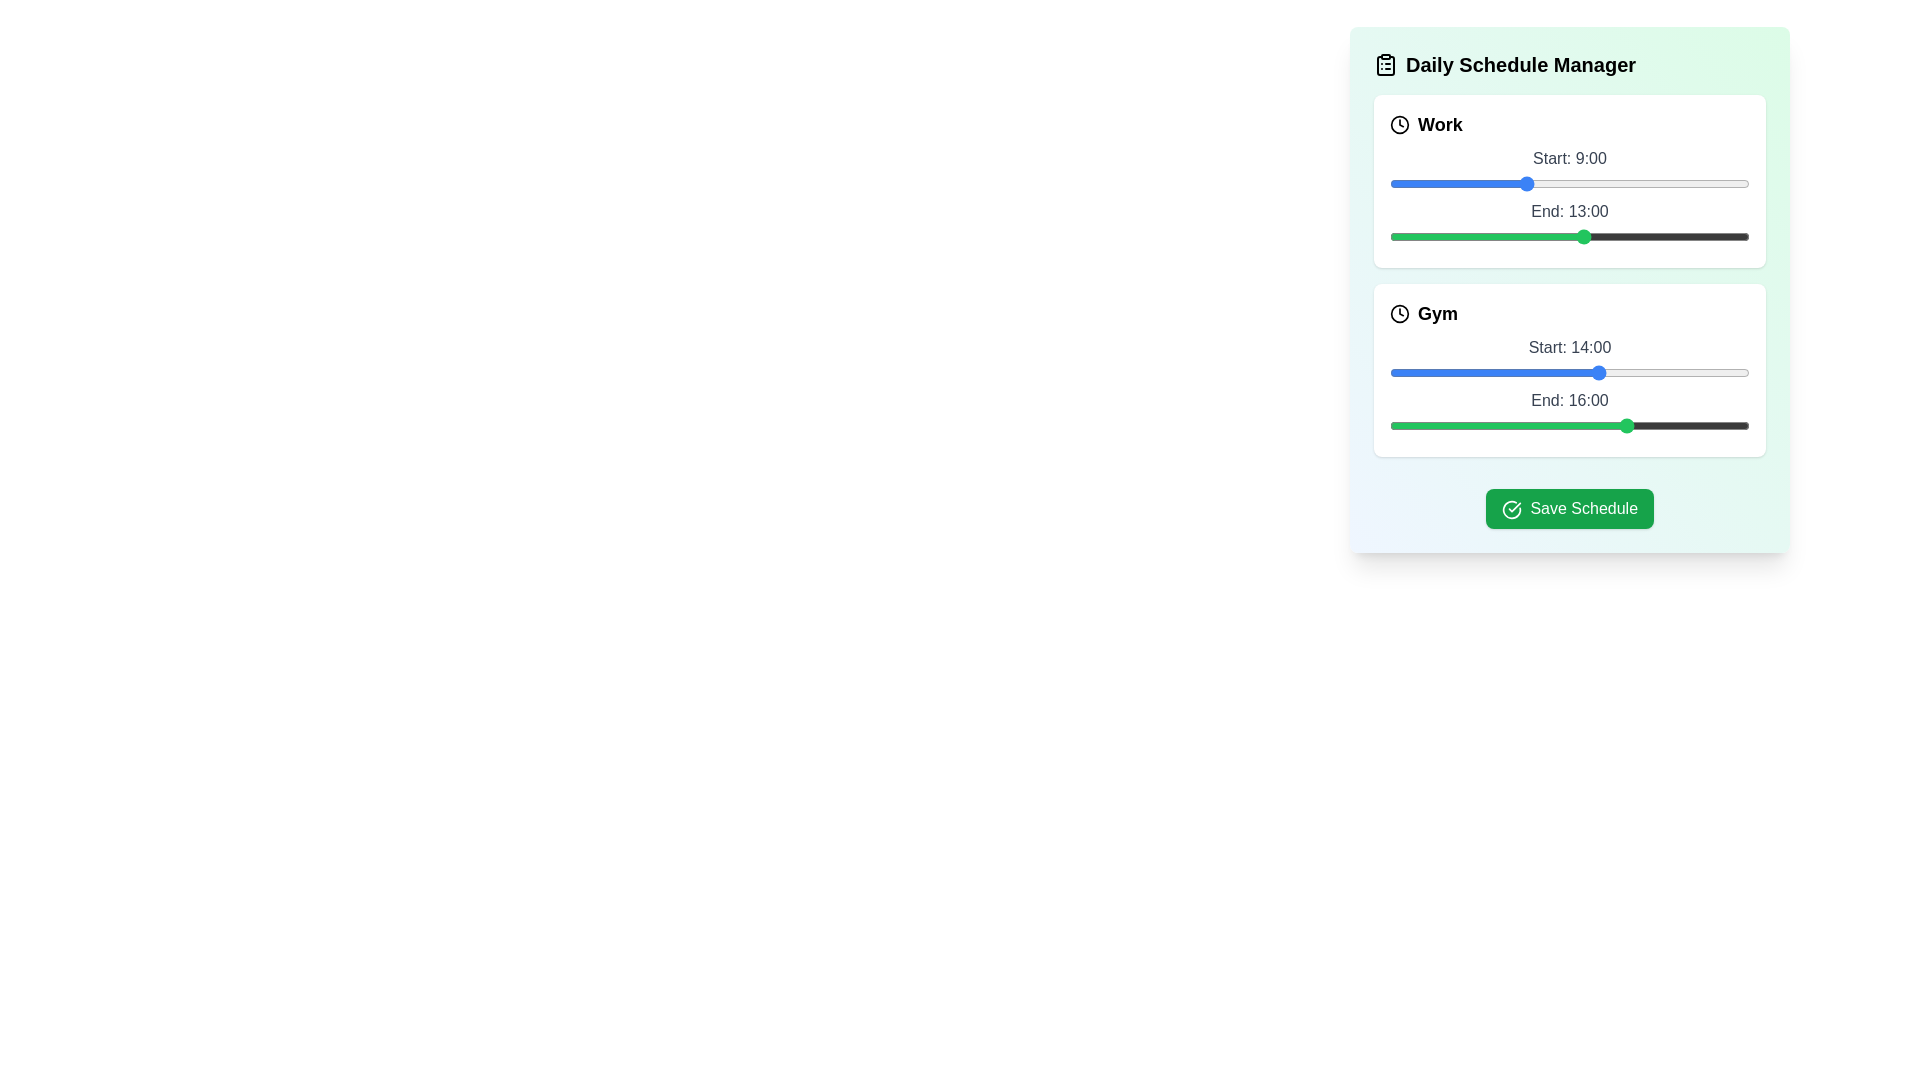  What do you see at coordinates (1645, 184) in the screenshot?
I see `the start time of the 'Work' task to 17 hours using the slider` at bounding box center [1645, 184].